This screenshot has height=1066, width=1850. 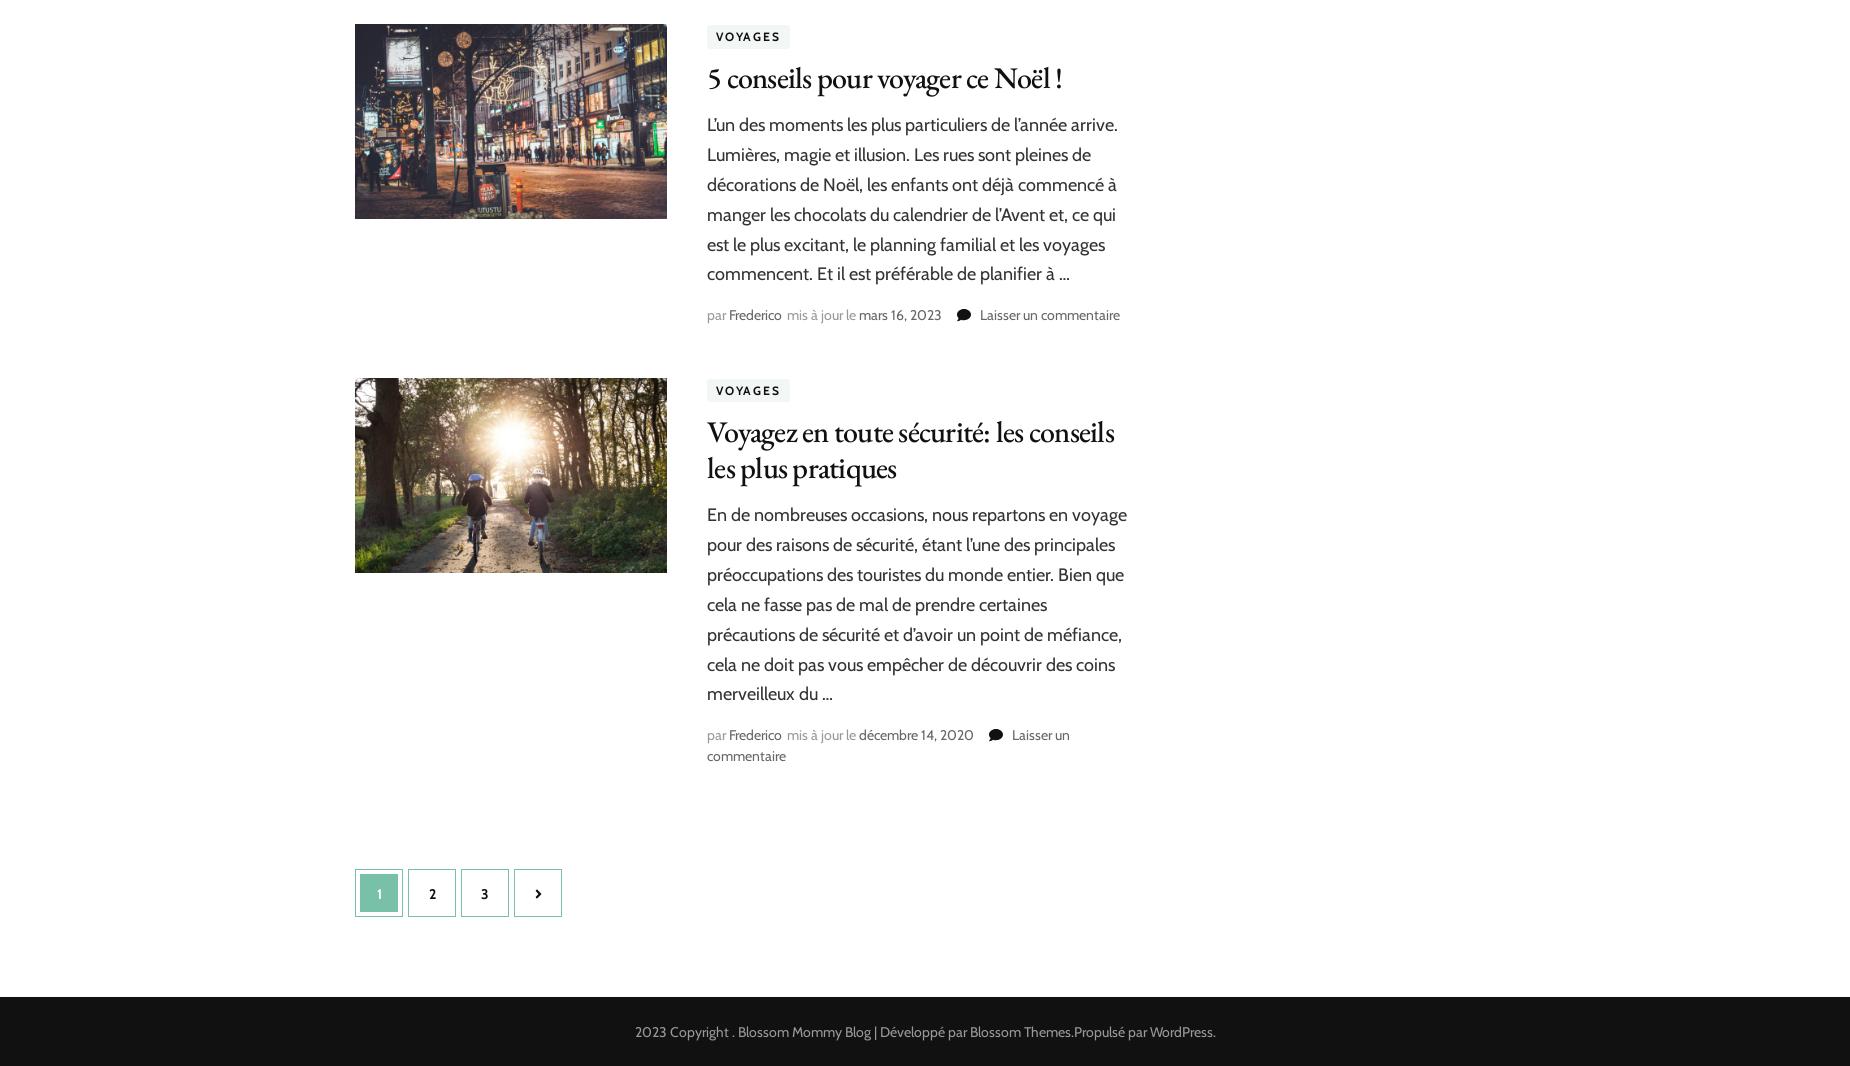 I want to click on '2023 Copyright', so click(x=682, y=1031).